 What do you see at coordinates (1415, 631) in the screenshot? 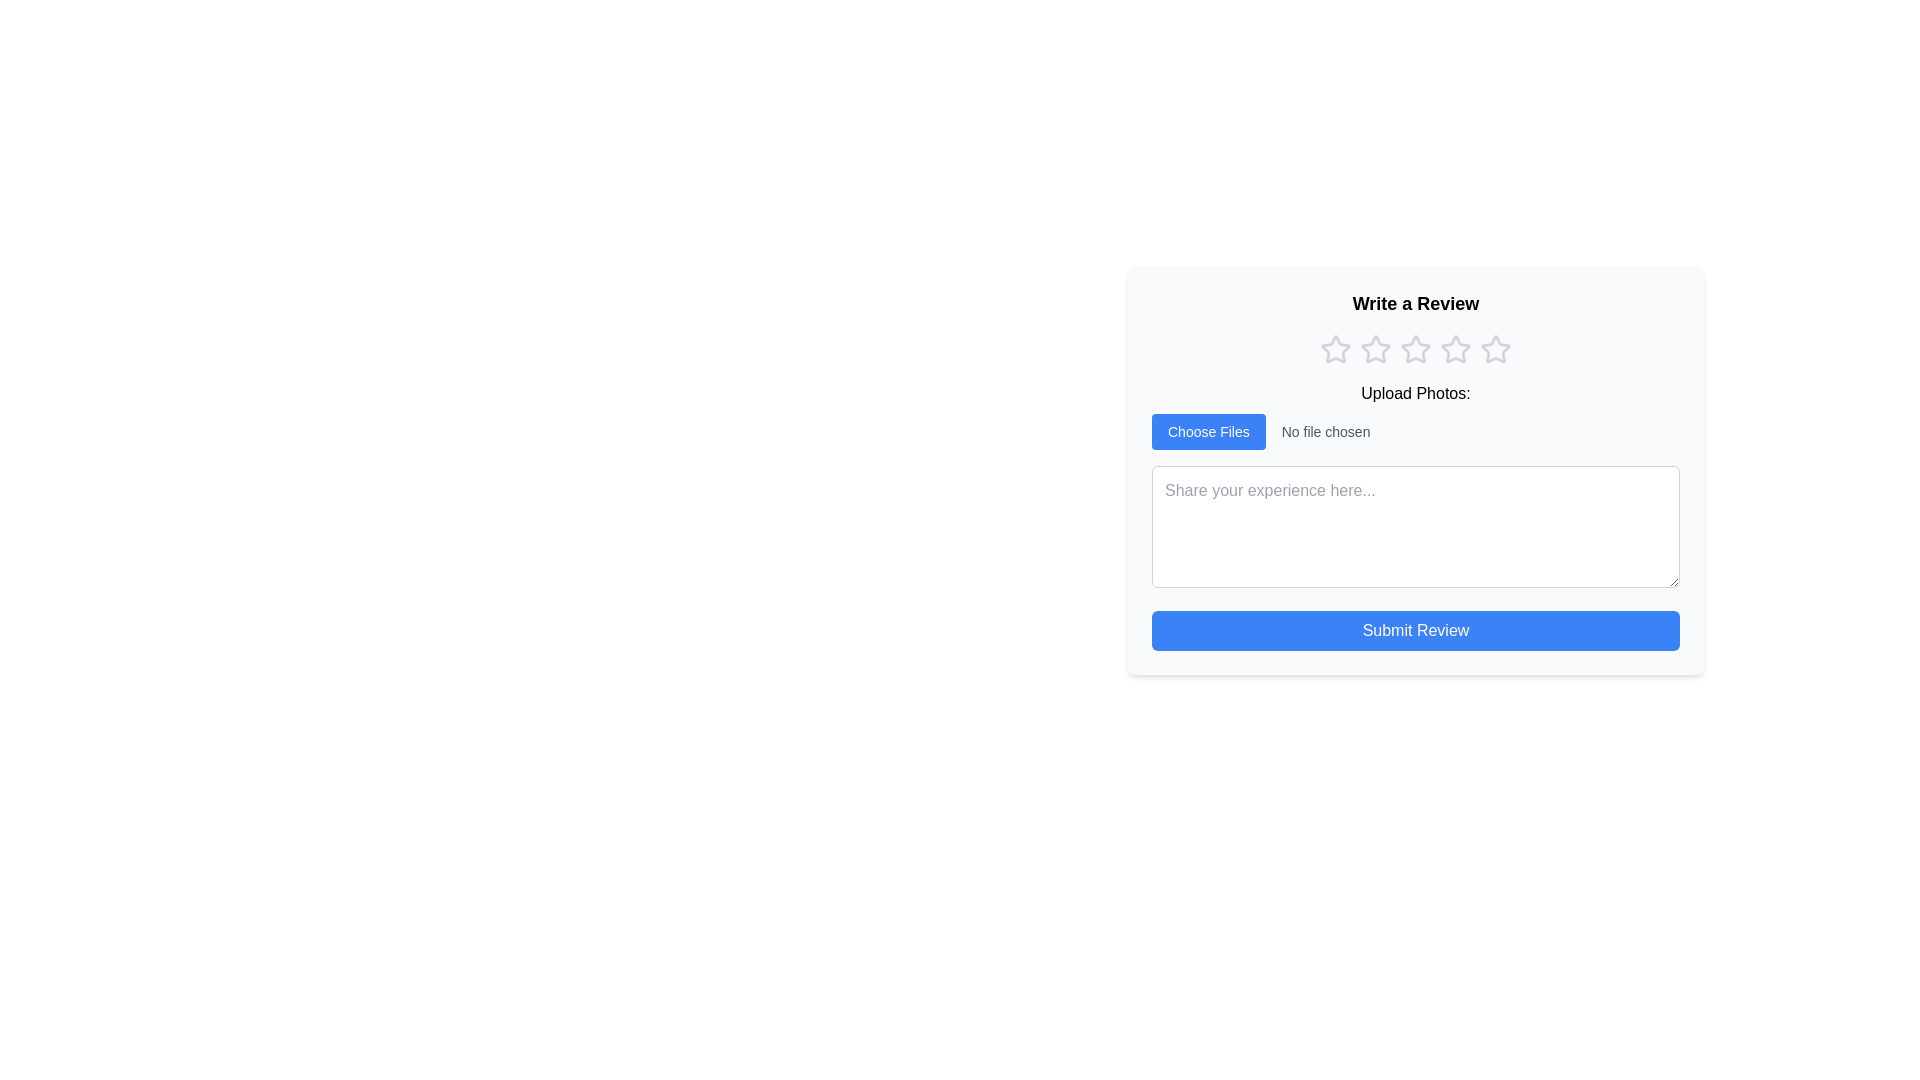
I see `the submit button located directly below the multiline text input labeled 'Share your experience here...'` at bounding box center [1415, 631].